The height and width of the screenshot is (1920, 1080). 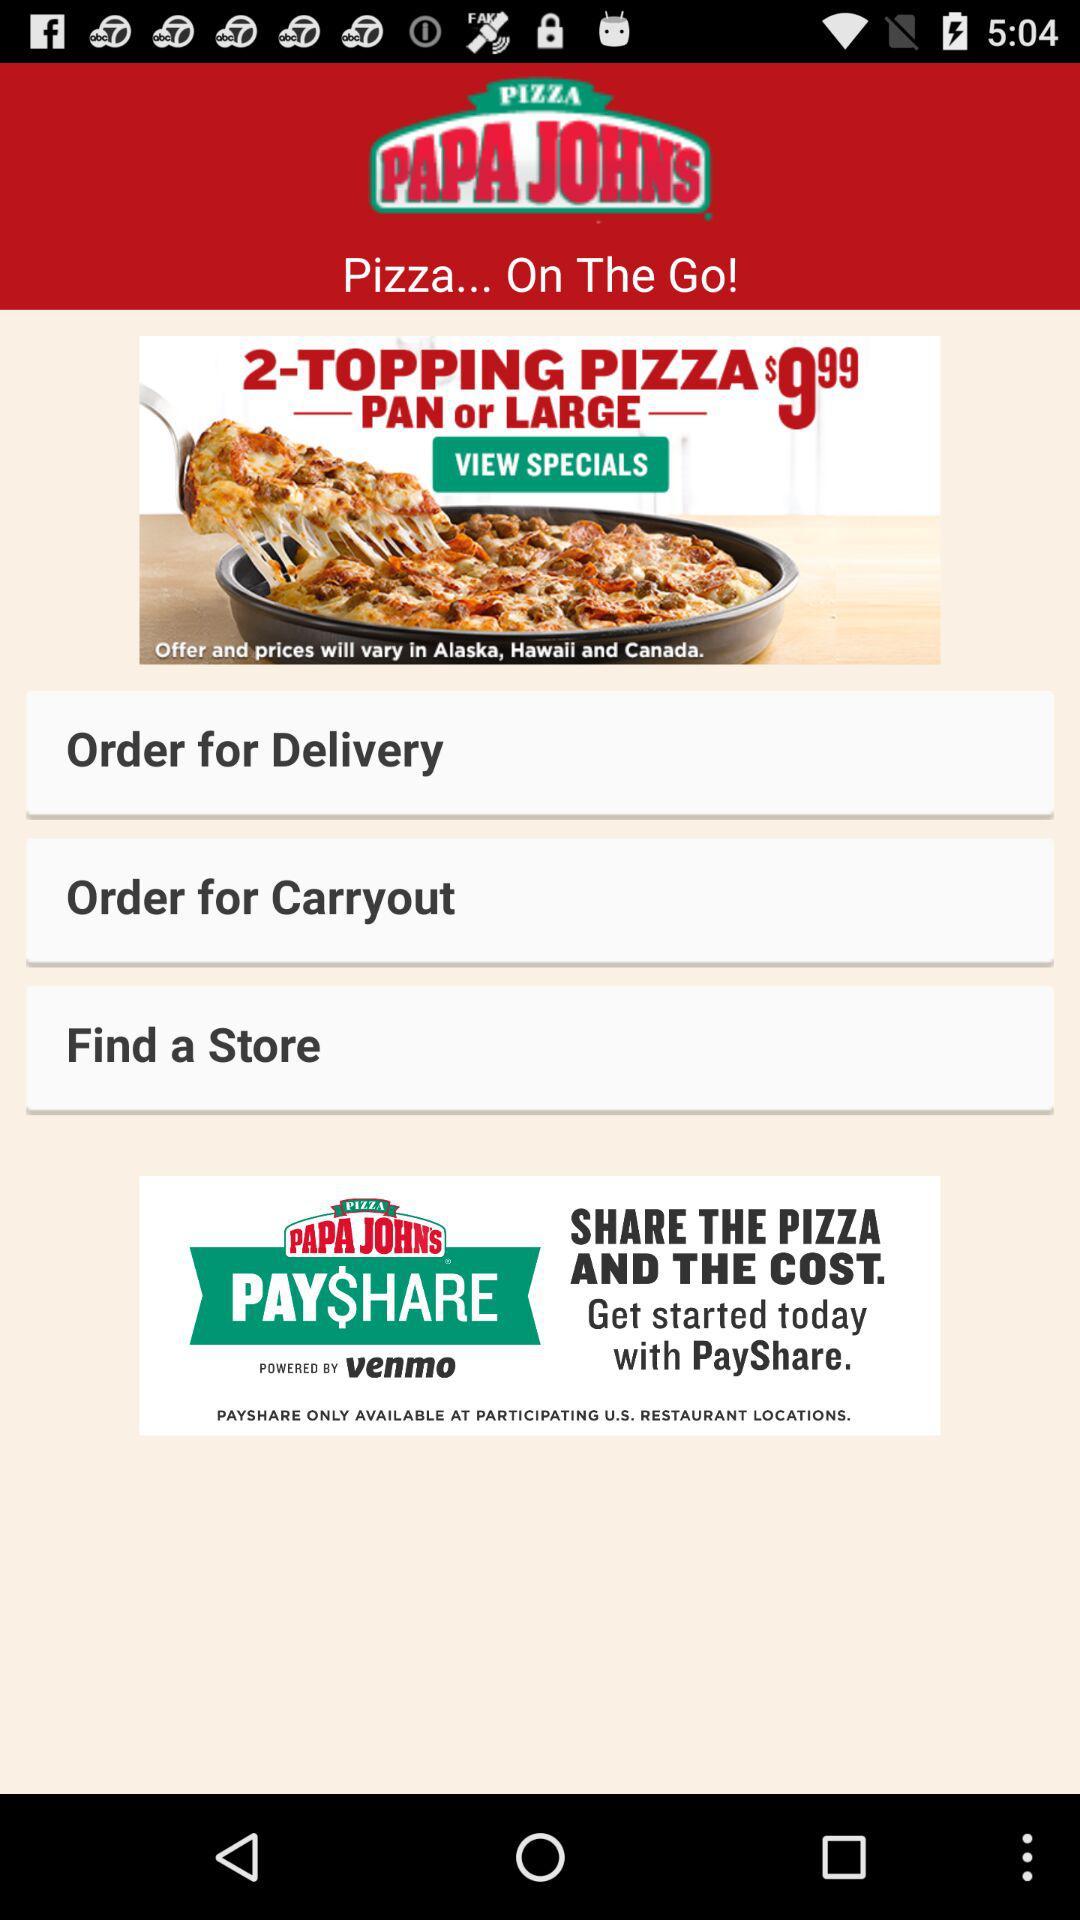 What do you see at coordinates (540, 1049) in the screenshot?
I see `find a store` at bounding box center [540, 1049].